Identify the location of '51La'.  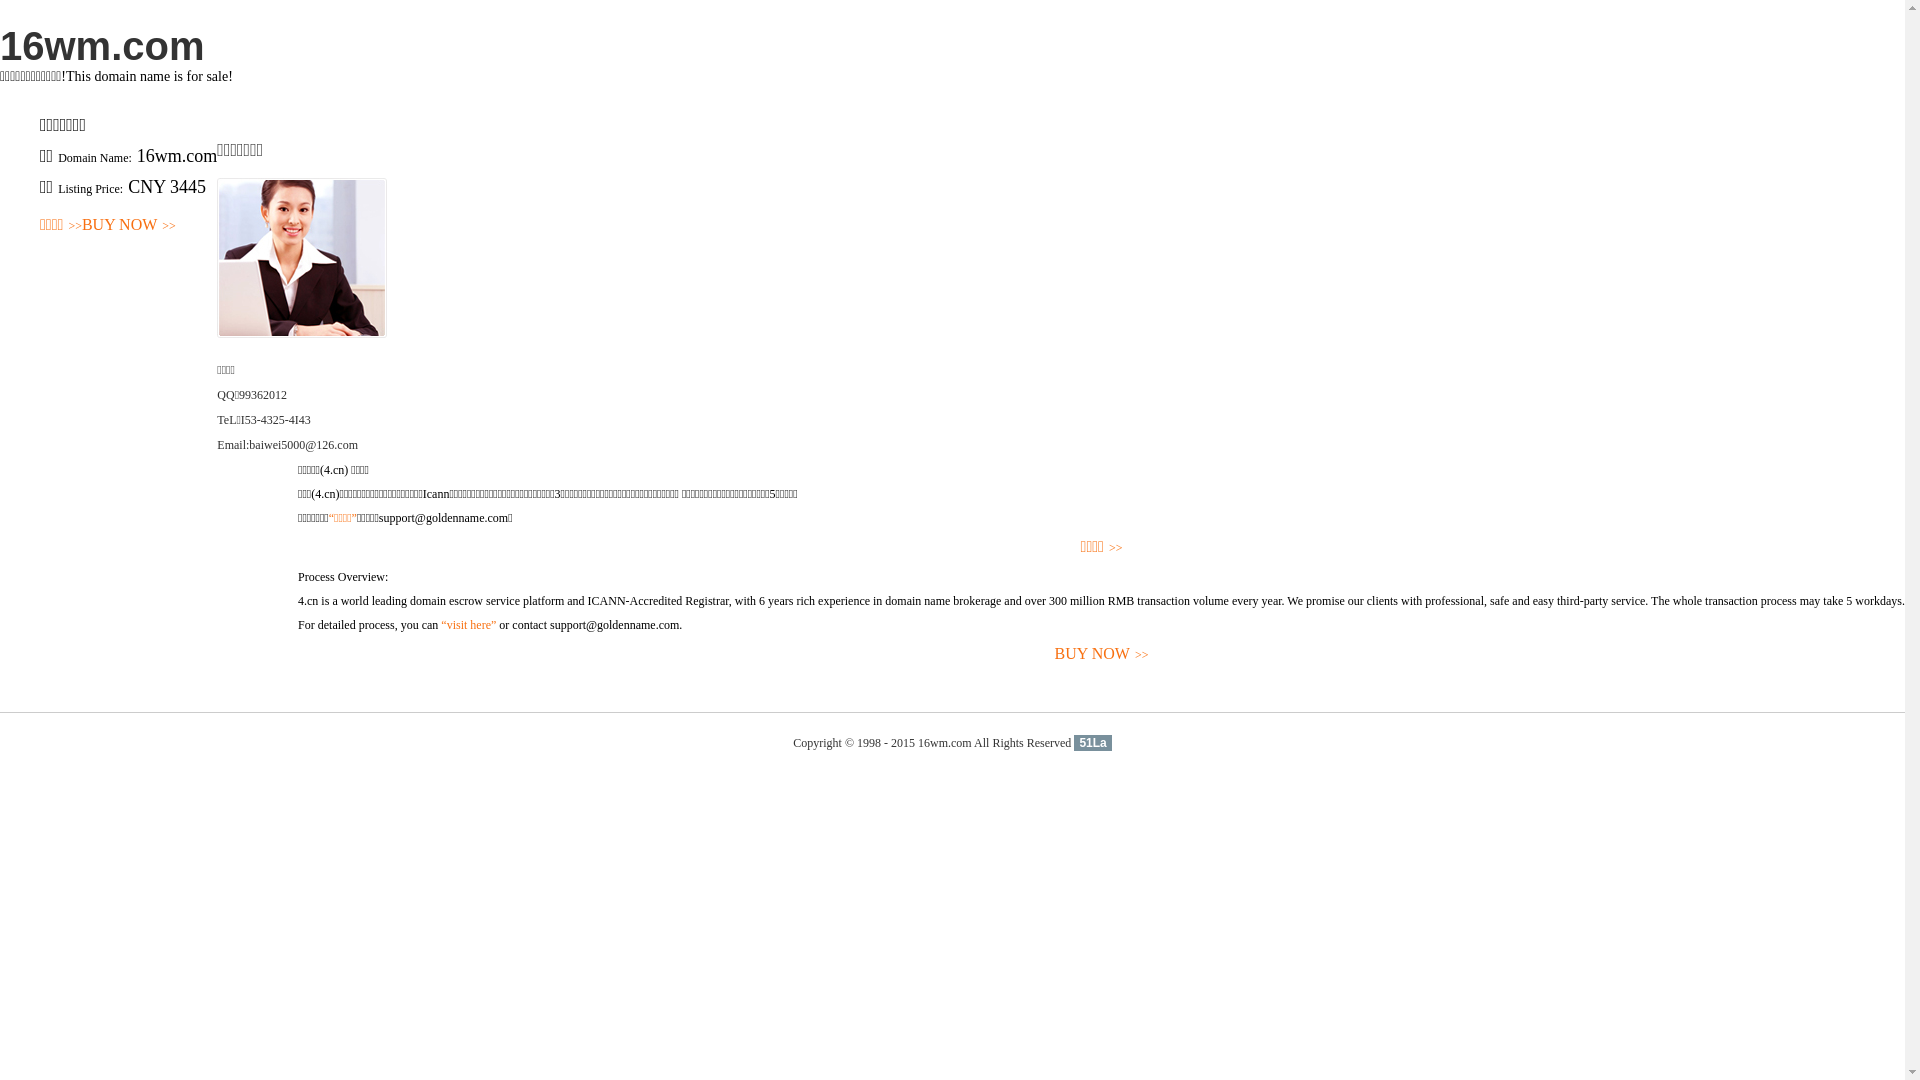
(1073, 743).